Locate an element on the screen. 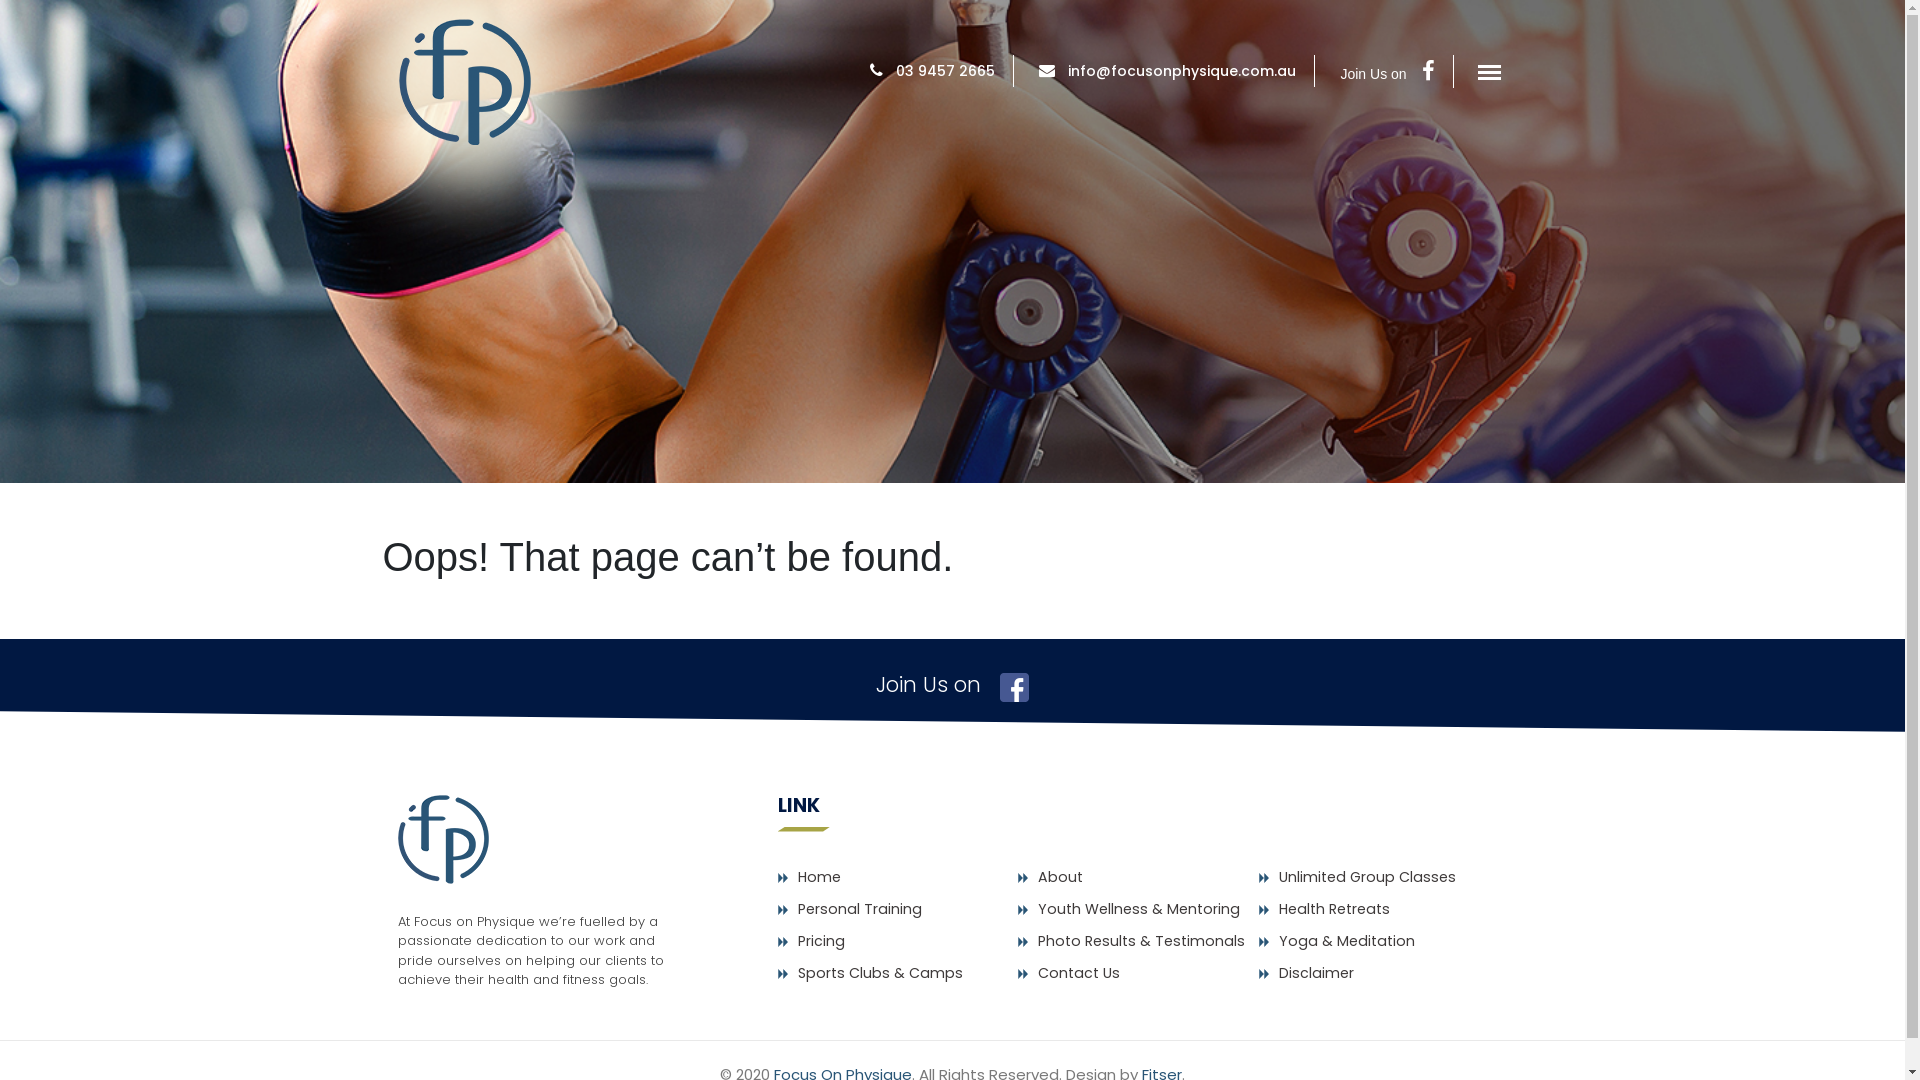  '03 9457 2665' is located at coordinates (944, 69).